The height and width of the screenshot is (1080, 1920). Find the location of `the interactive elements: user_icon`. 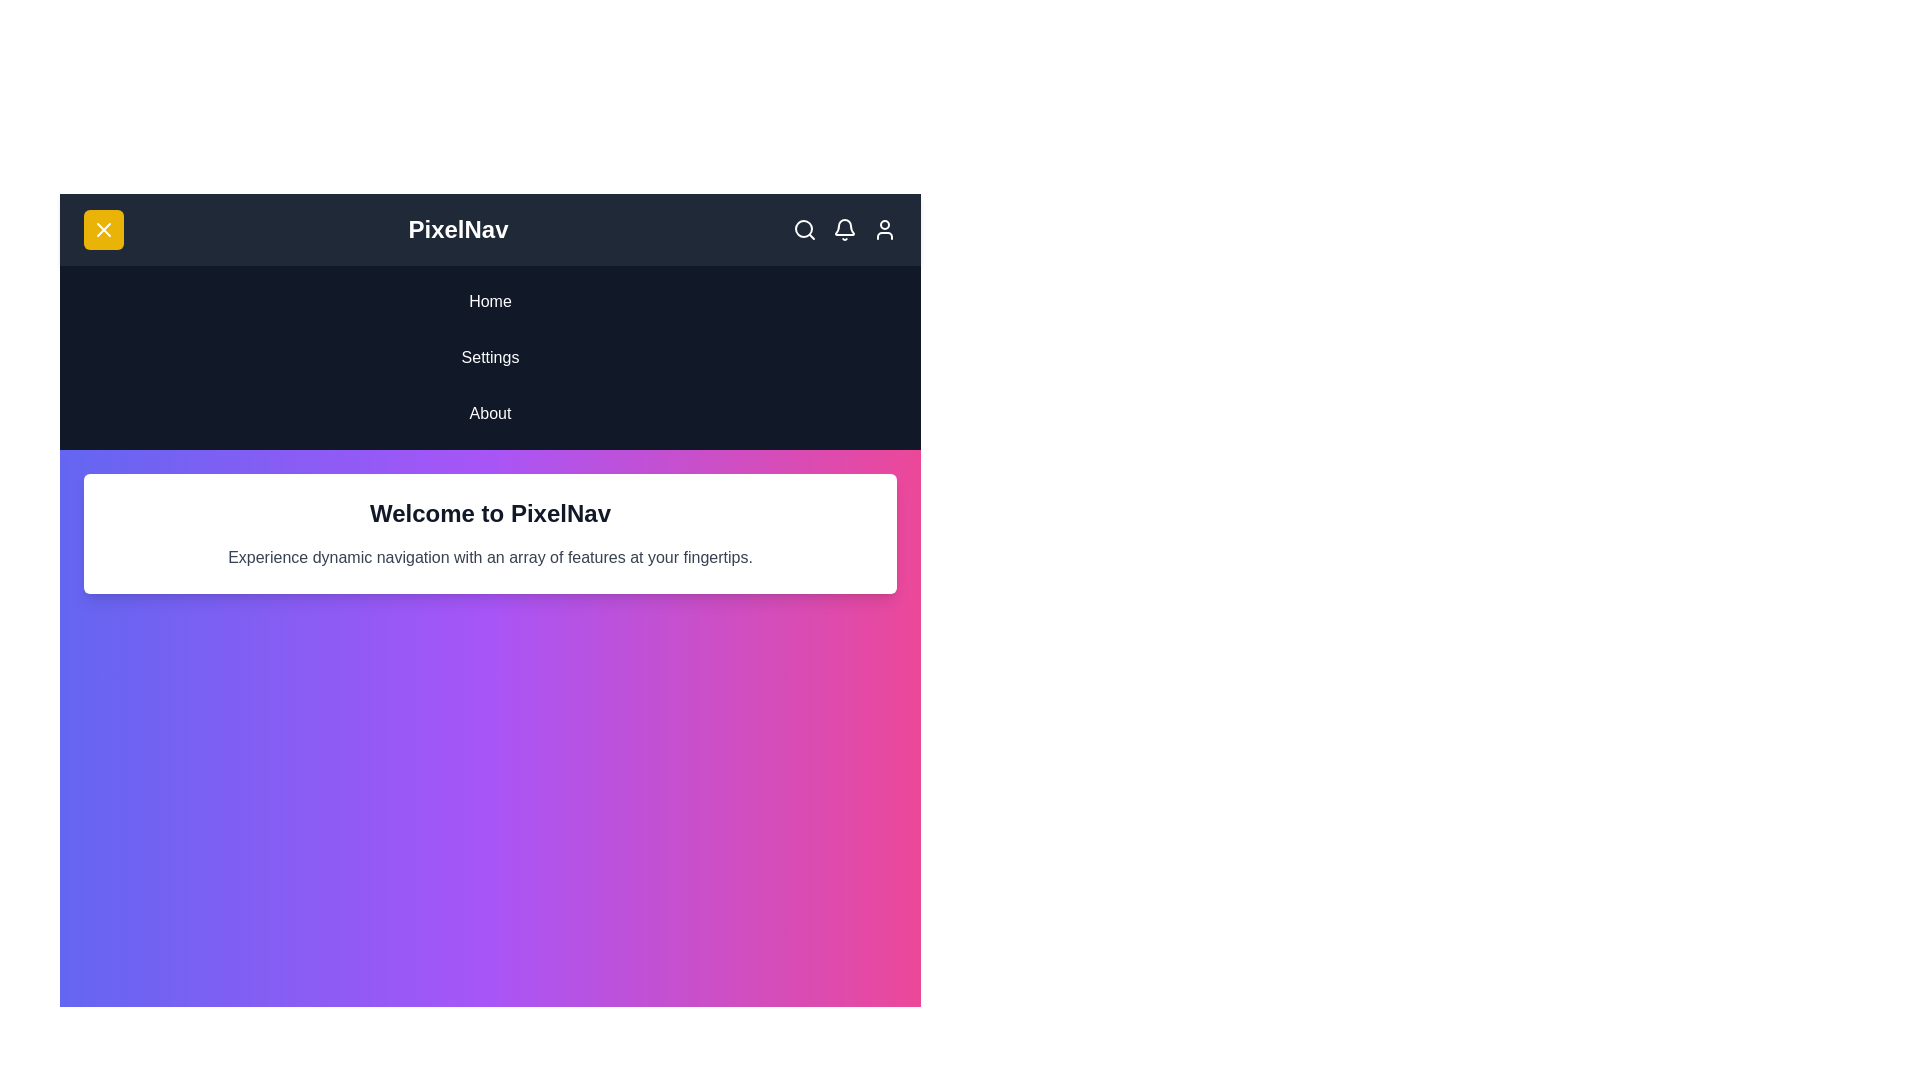

the interactive elements: user_icon is located at coordinates (883, 229).